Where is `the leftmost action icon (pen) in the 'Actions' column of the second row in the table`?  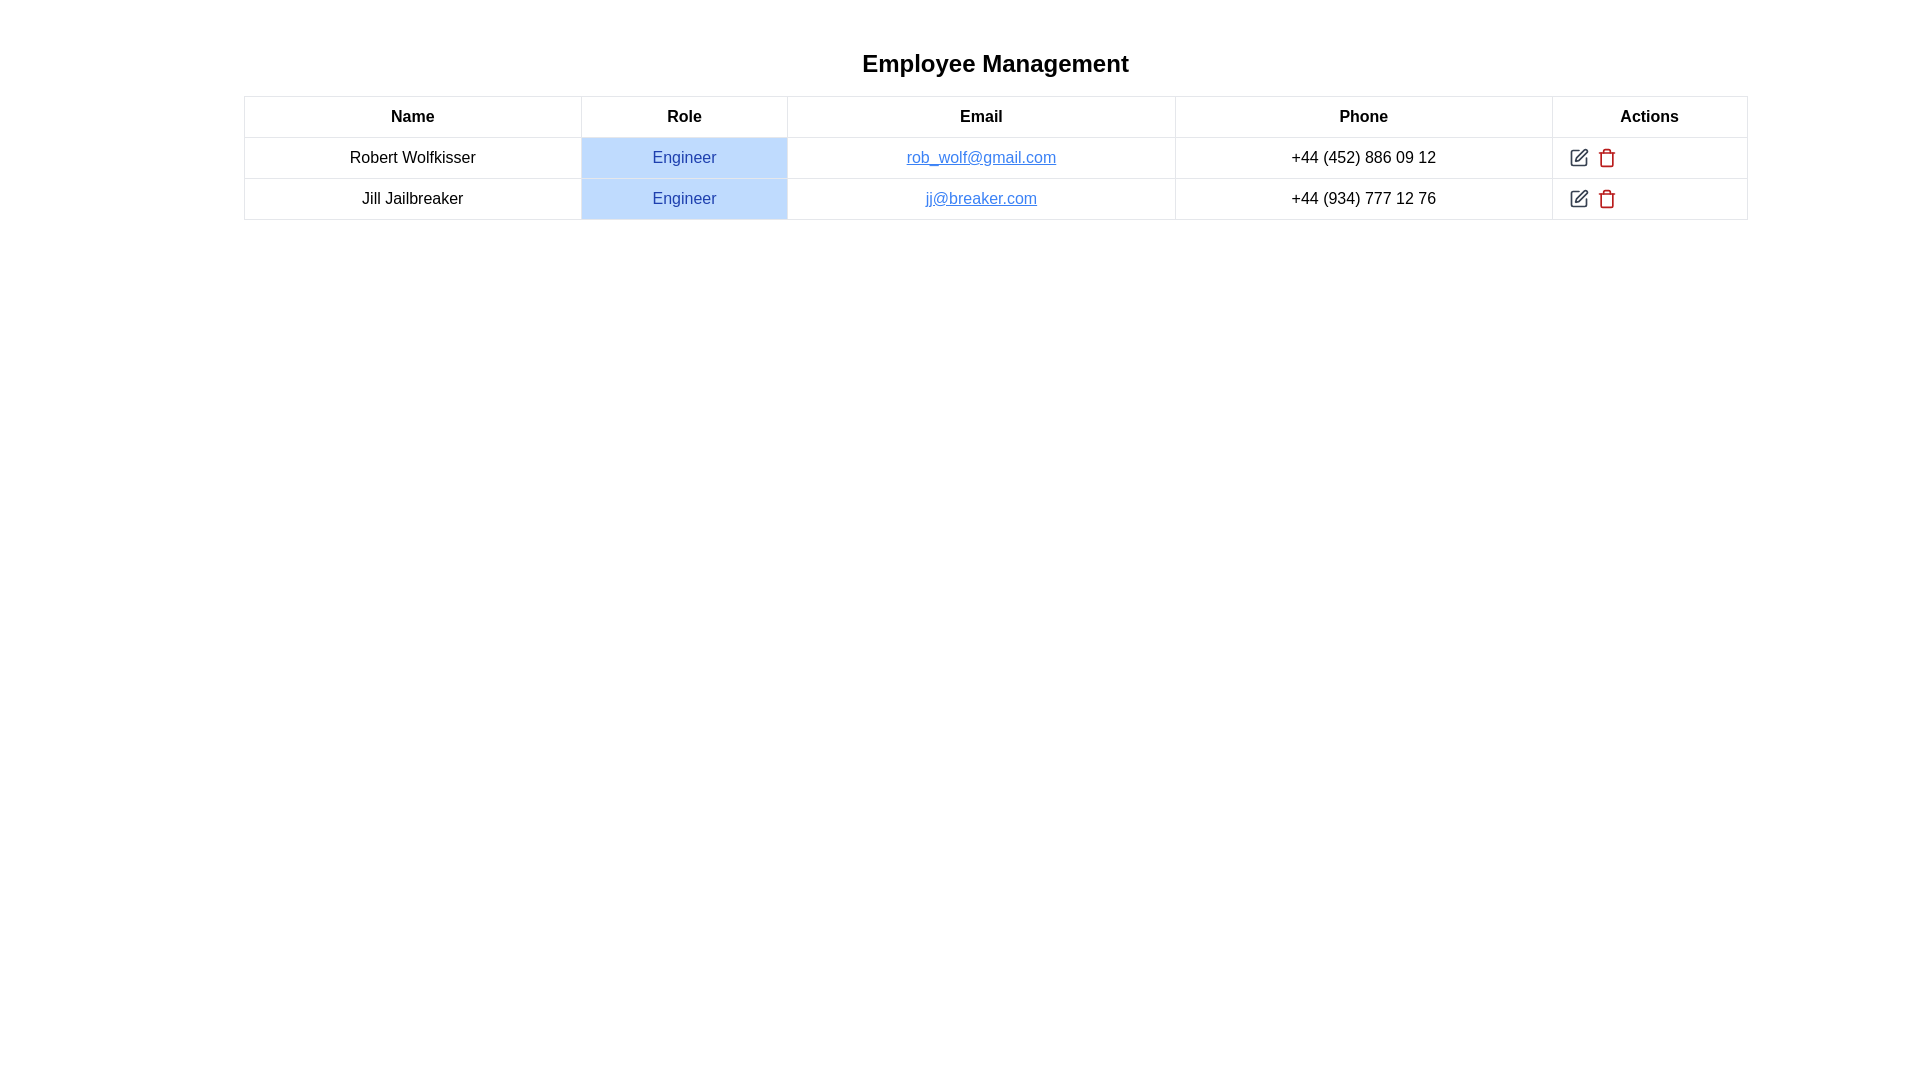
the leftmost action icon (pen) in the 'Actions' column of the second row in the table is located at coordinates (1577, 157).